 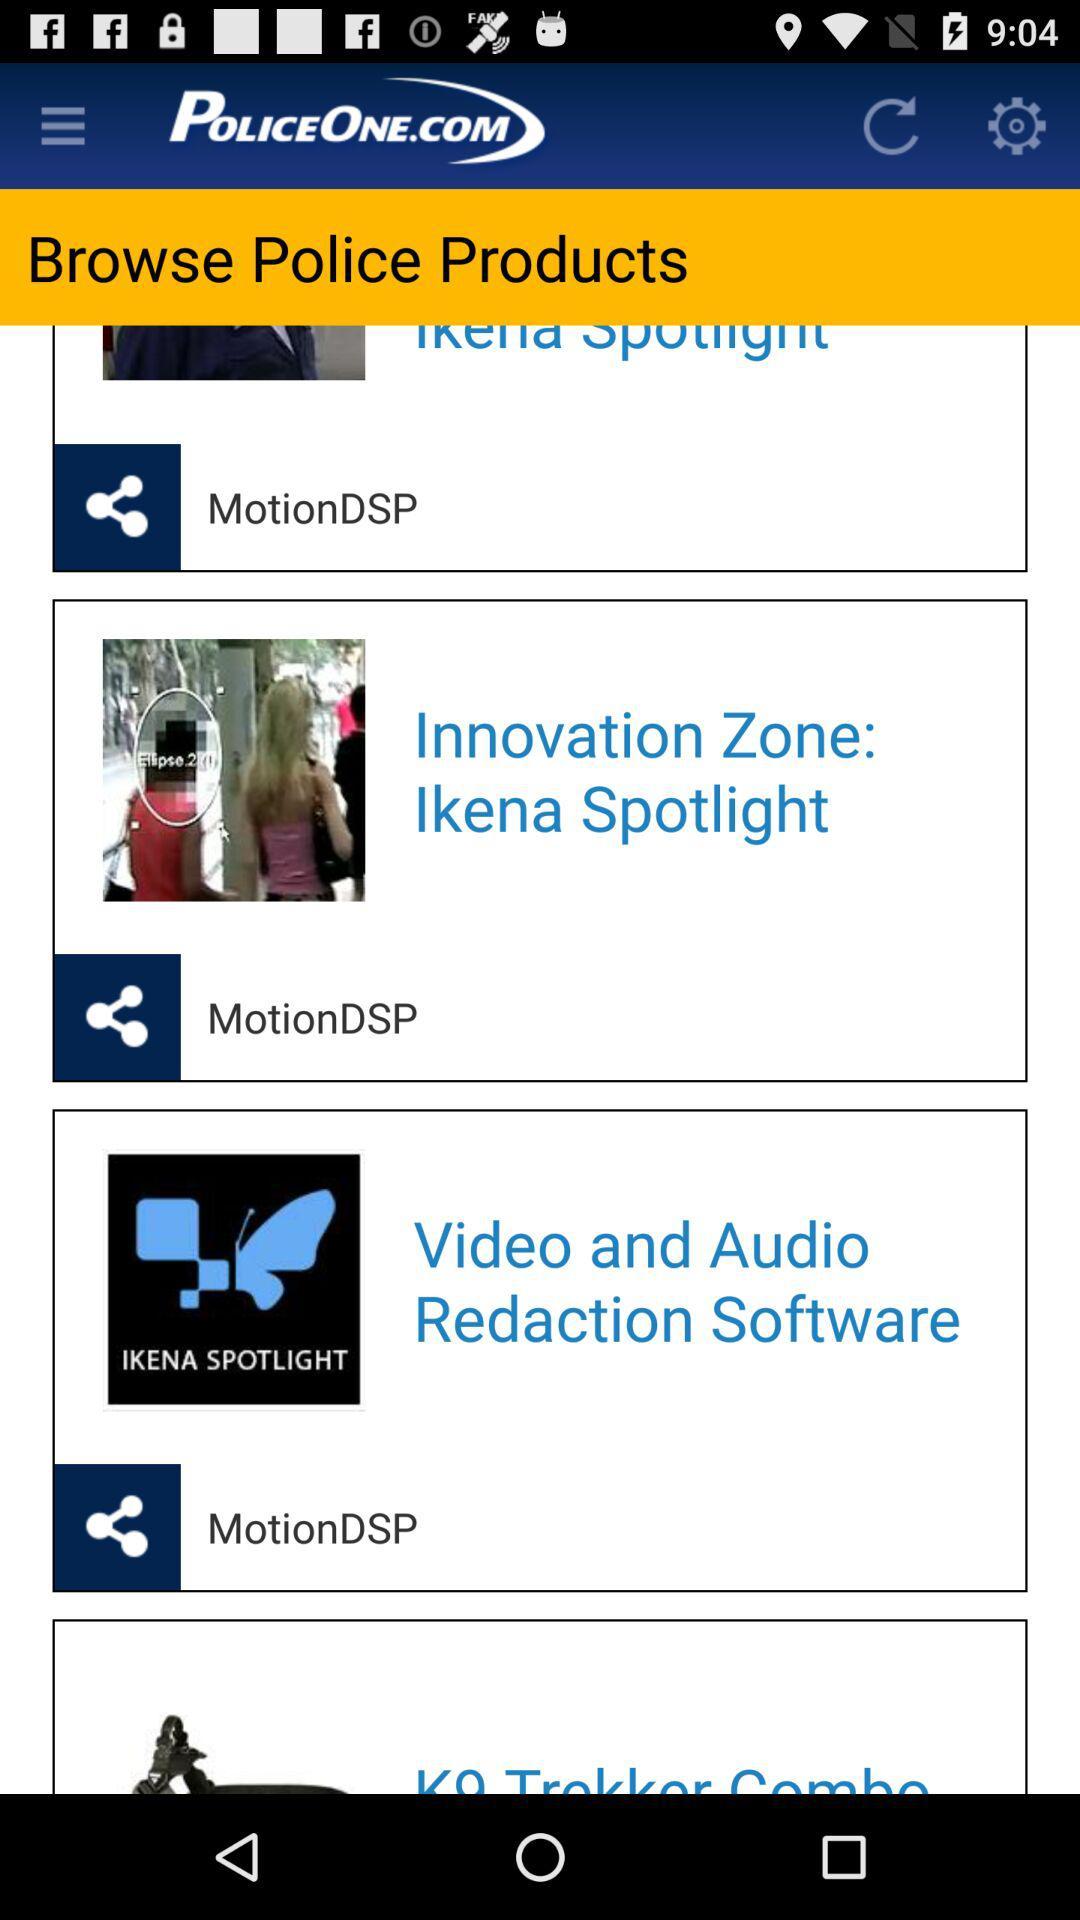 I want to click on refresh the page, so click(x=890, y=124).